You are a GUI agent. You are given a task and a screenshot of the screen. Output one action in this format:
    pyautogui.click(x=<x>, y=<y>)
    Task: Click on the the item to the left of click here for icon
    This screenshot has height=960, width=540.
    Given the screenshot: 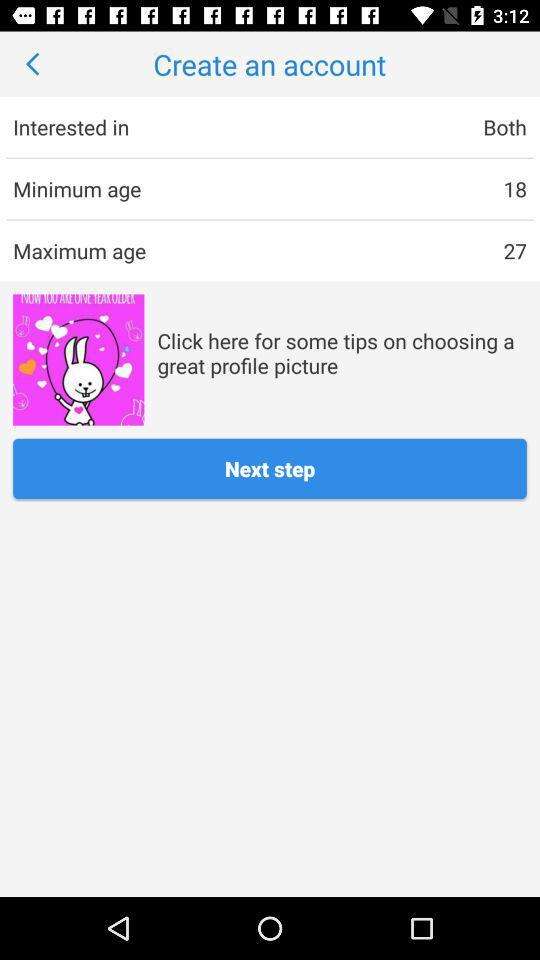 What is the action you would take?
    pyautogui.click(x=77, y=360)
    